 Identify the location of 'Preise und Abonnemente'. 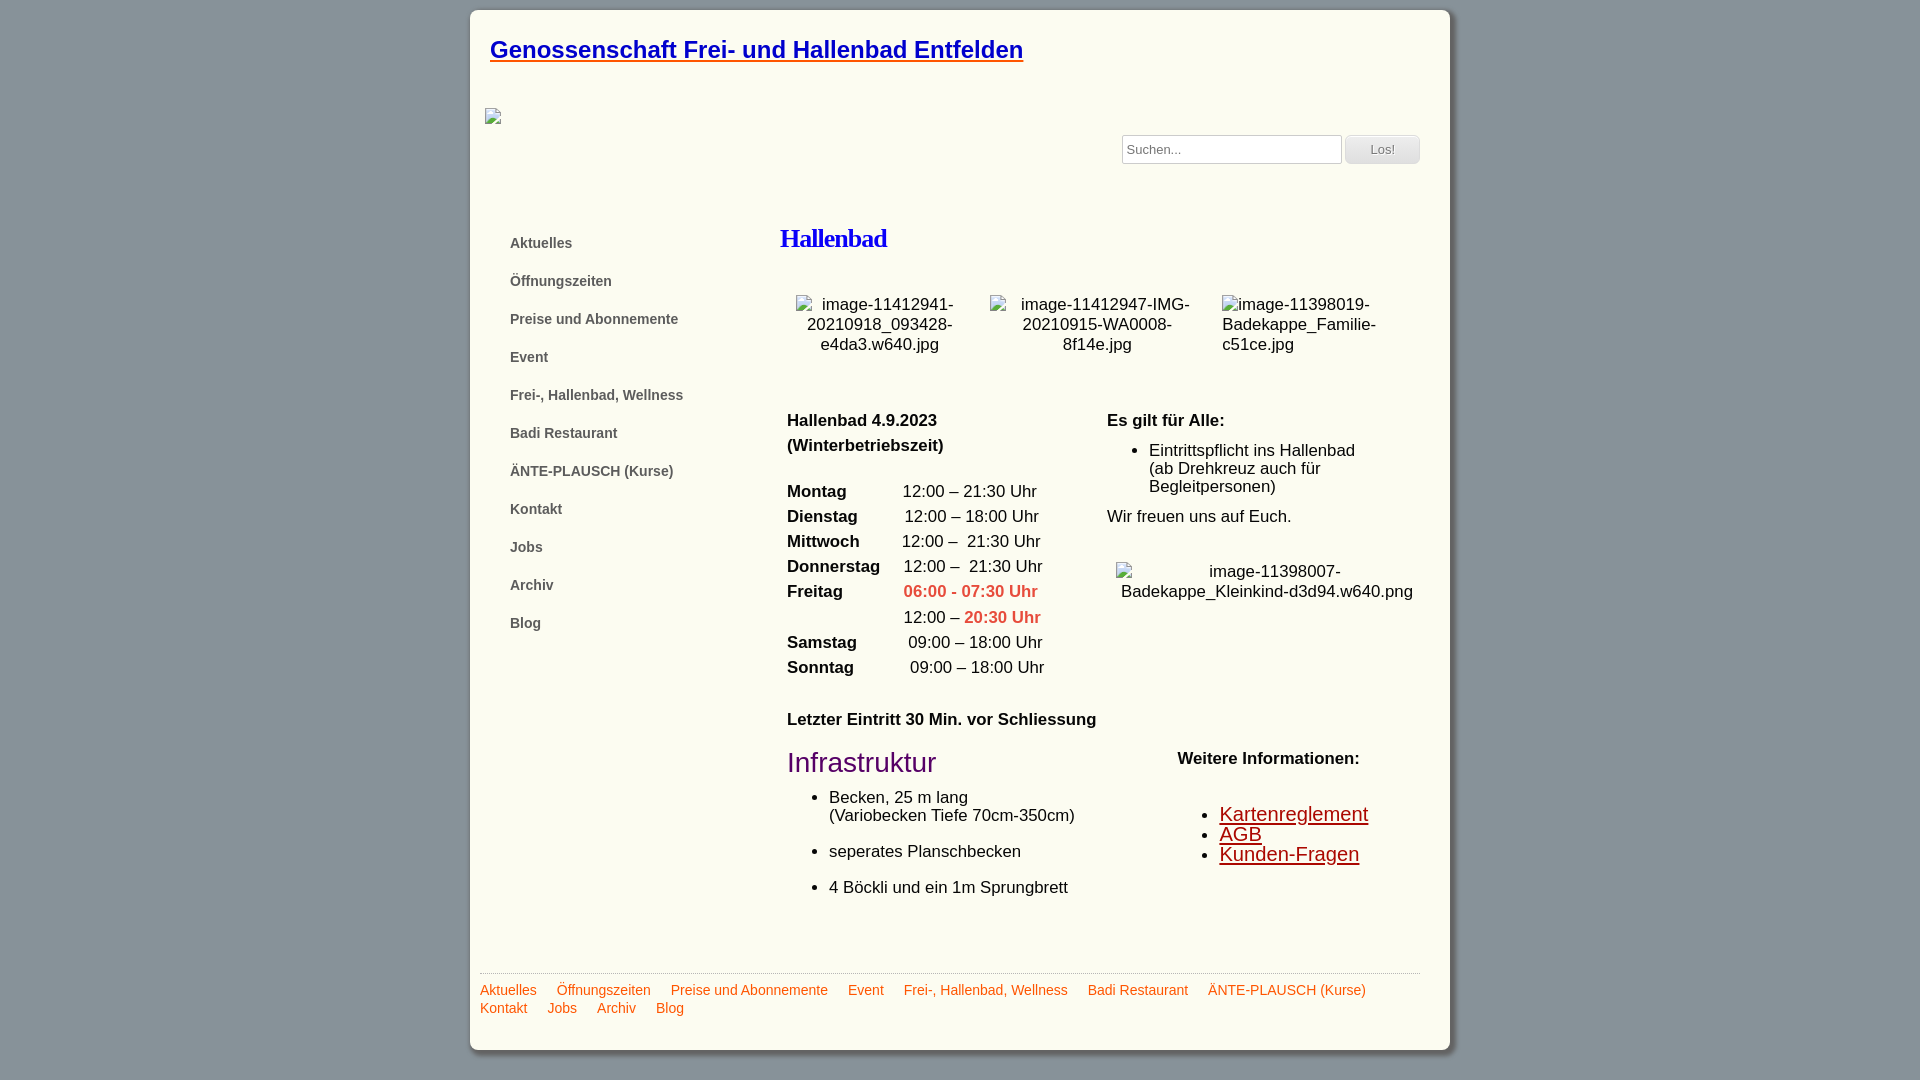
(671, 990).